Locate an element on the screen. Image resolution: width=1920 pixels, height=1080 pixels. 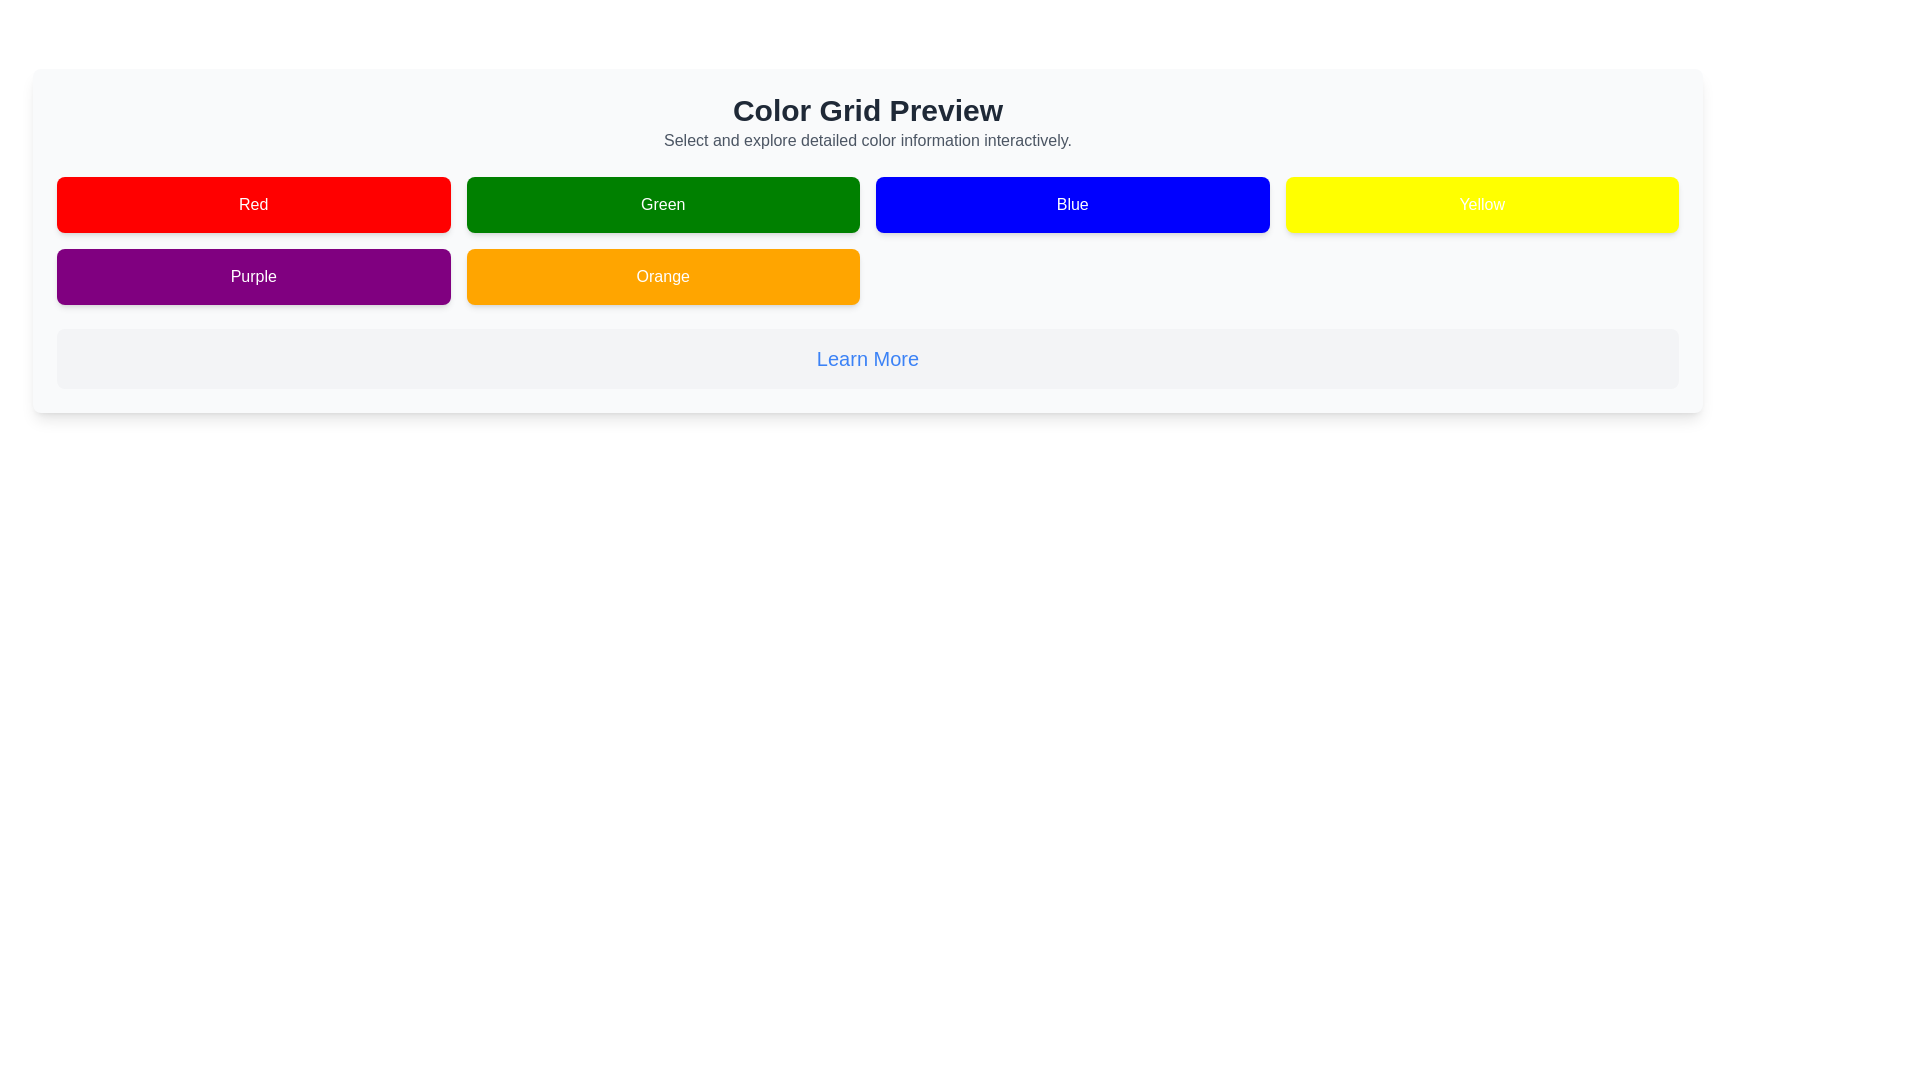
the second button in the top row of the grid layout, which indicates a green-themed option is located at coordinates (663, 204).